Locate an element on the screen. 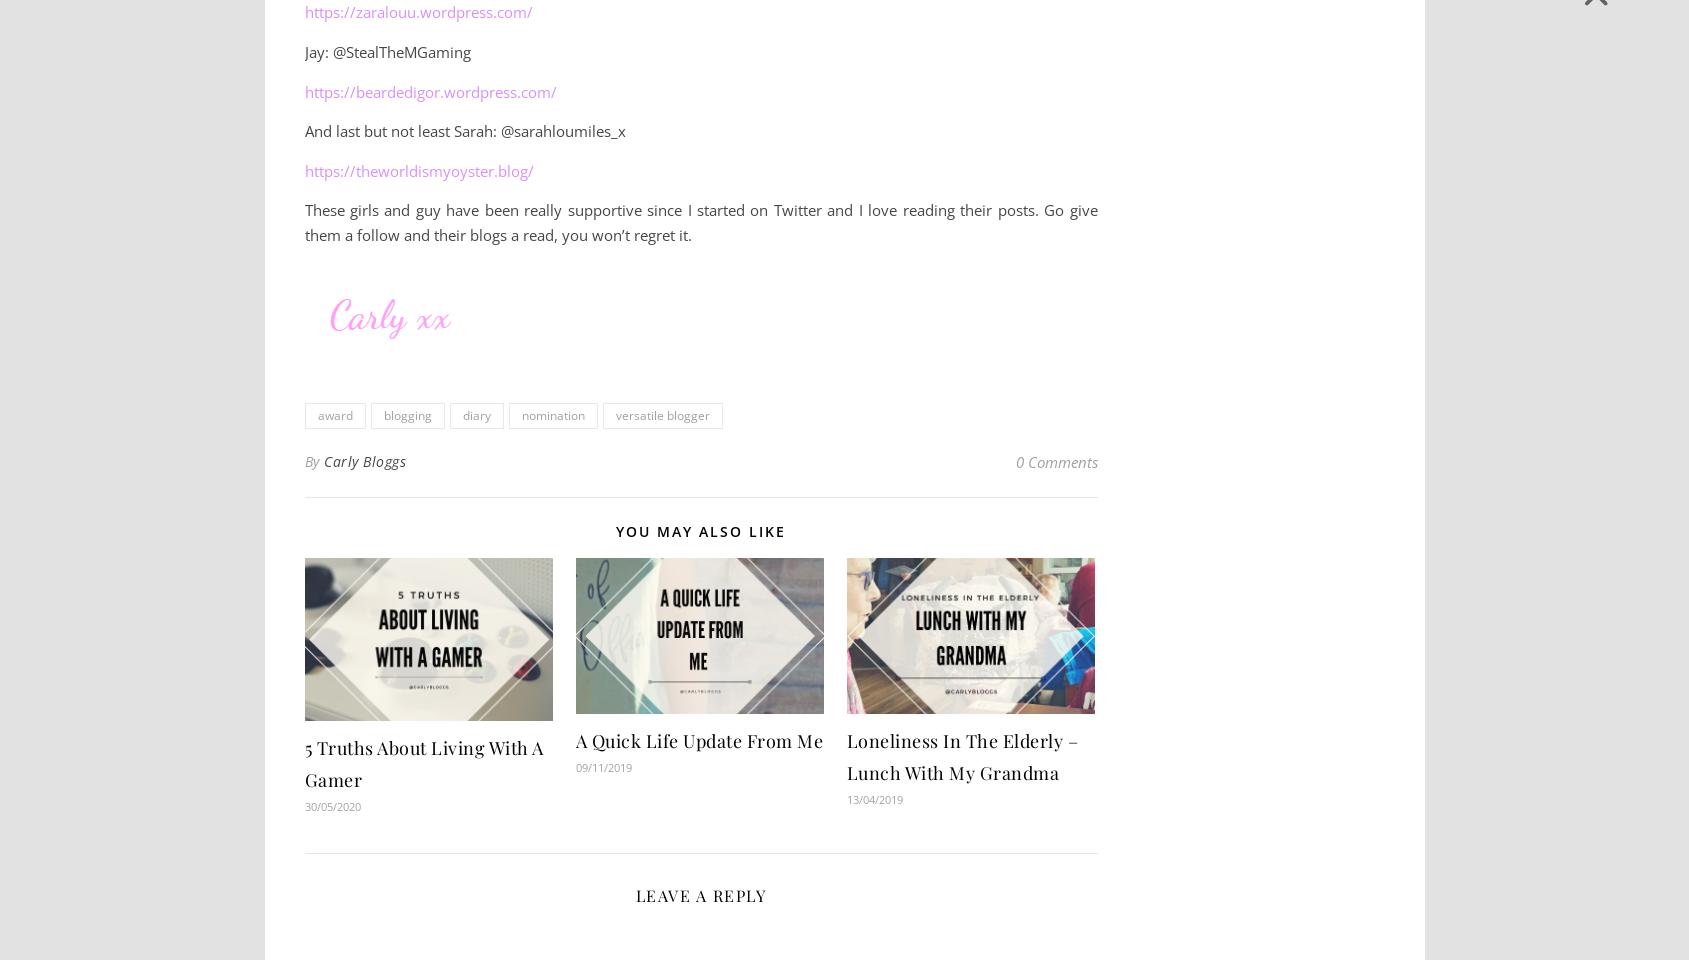  'https://zaralouu.wordpress.com/' is located at coordinates (417, 11).